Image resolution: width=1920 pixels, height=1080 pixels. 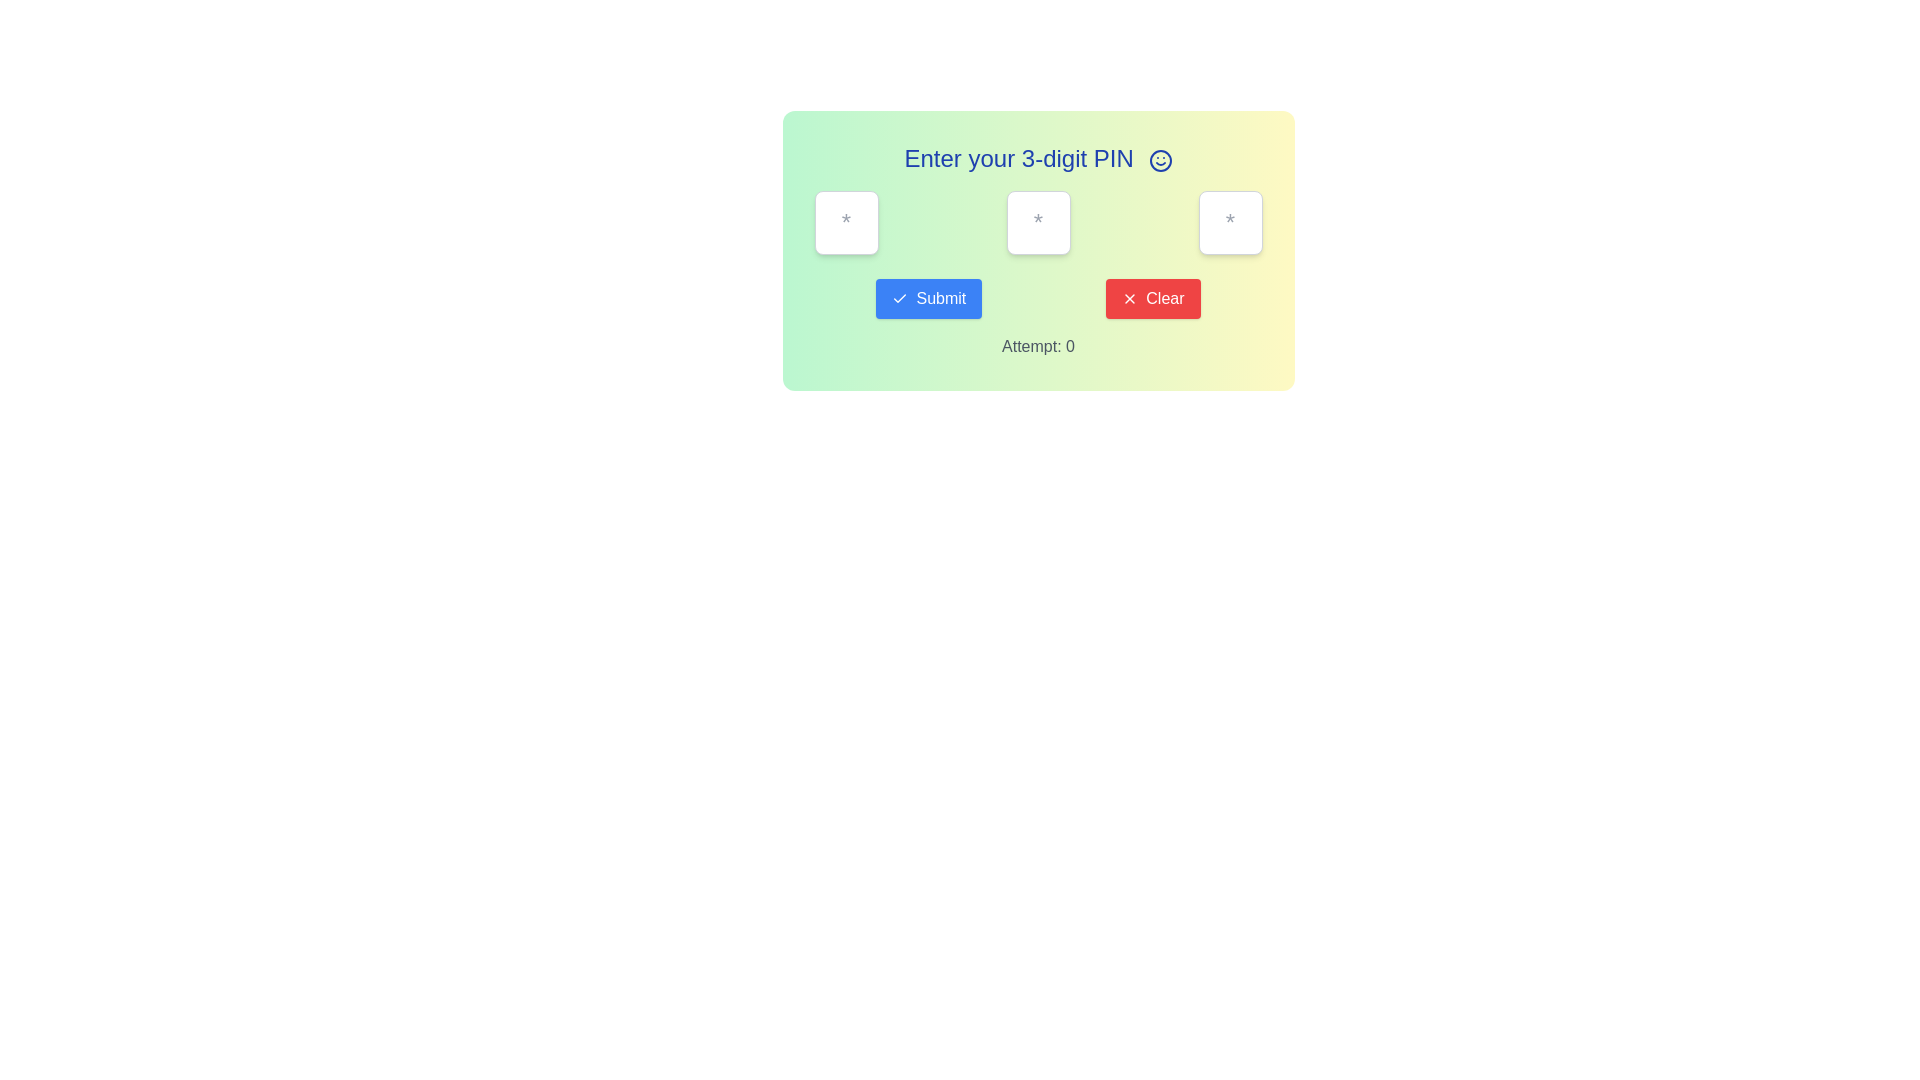 I want to click on the 'Clear' button located in the bottom-right section of the card, next to the blue 'Submit' button, to trigger hover effects, so click(x=1153, y=299).